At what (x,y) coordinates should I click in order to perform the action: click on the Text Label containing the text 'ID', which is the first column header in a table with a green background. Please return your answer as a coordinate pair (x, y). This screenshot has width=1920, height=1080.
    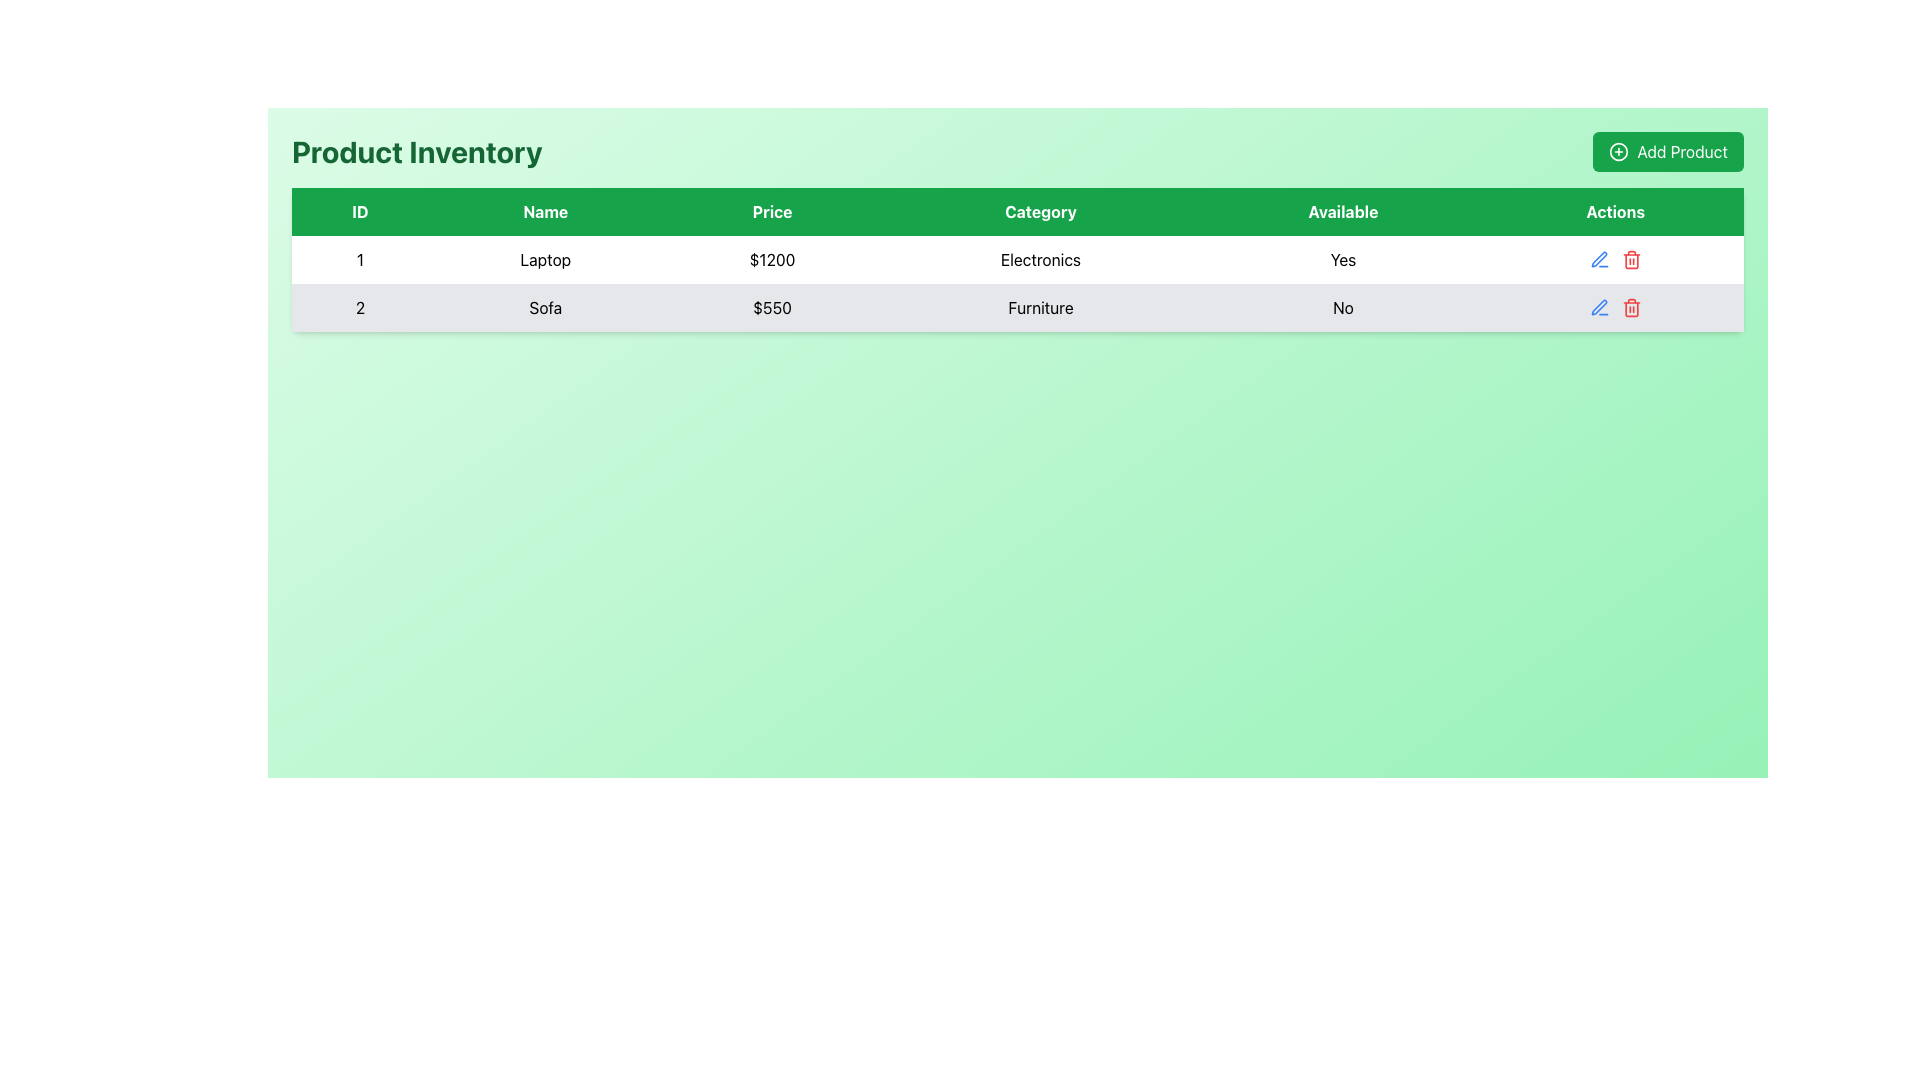
    Looking at the image, I should click on (360, 212).